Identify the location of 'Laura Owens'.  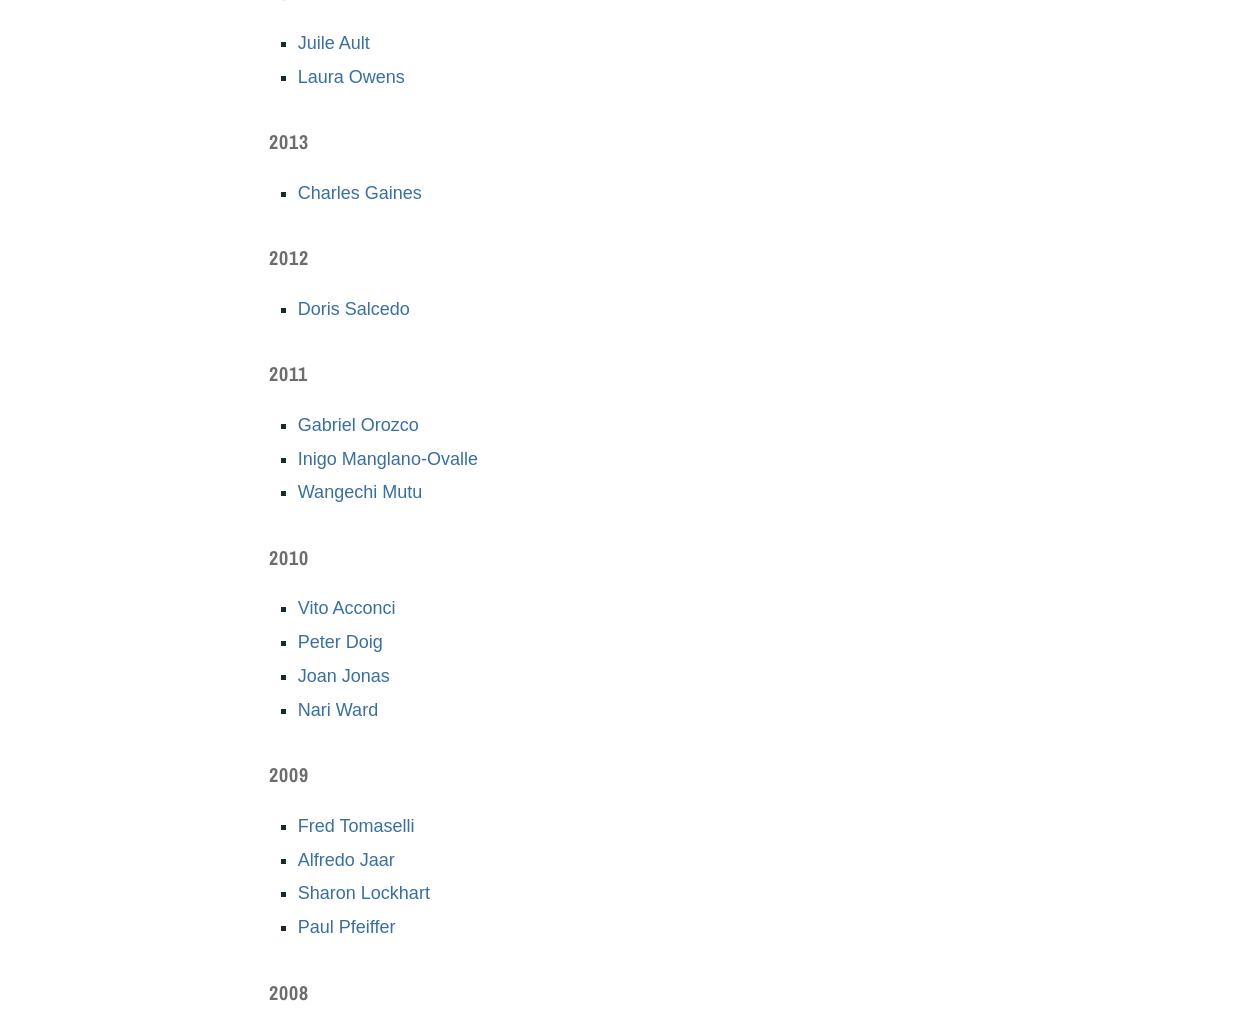
(349, 75).